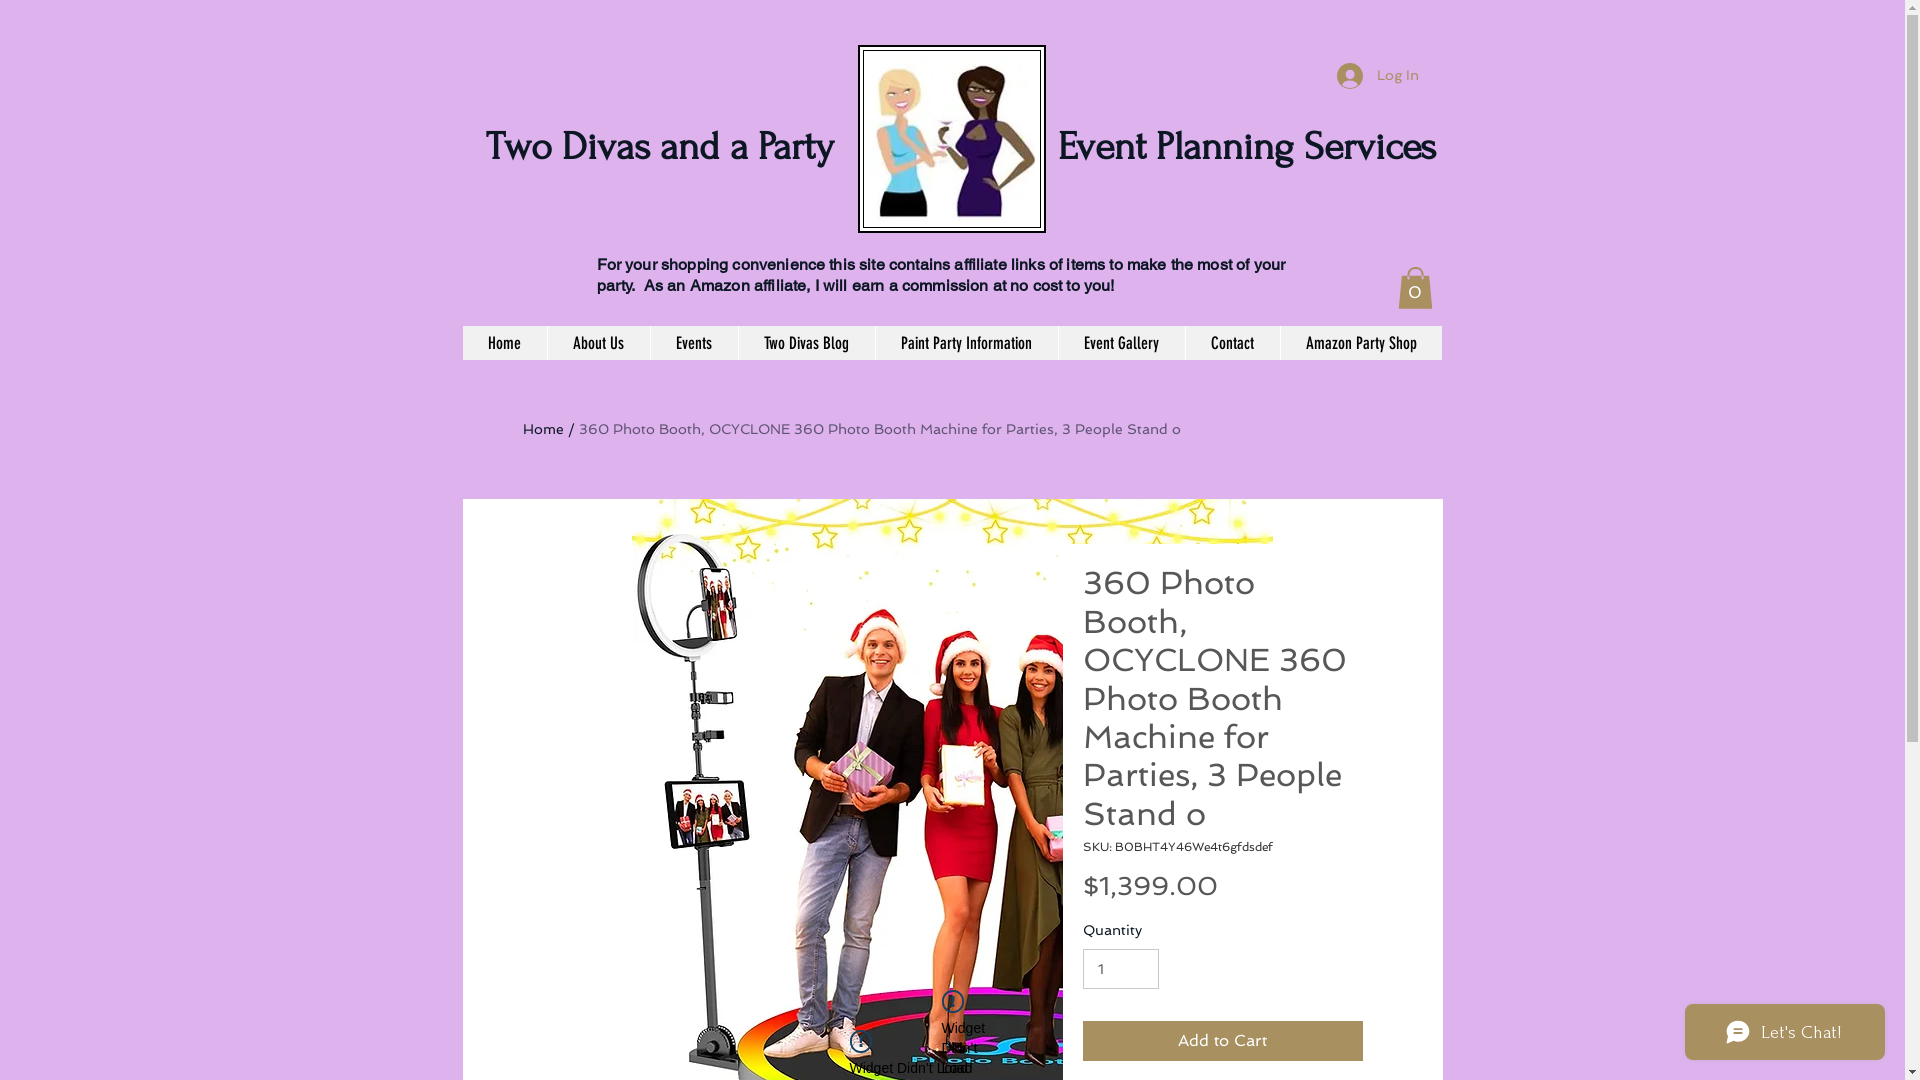 The height and width of the screenshot is (1080, 1920). What do you see at coordinates (1121, 342) in the screenshot?
I see `'Event Gallery'` at bounding box center [1121, 342].